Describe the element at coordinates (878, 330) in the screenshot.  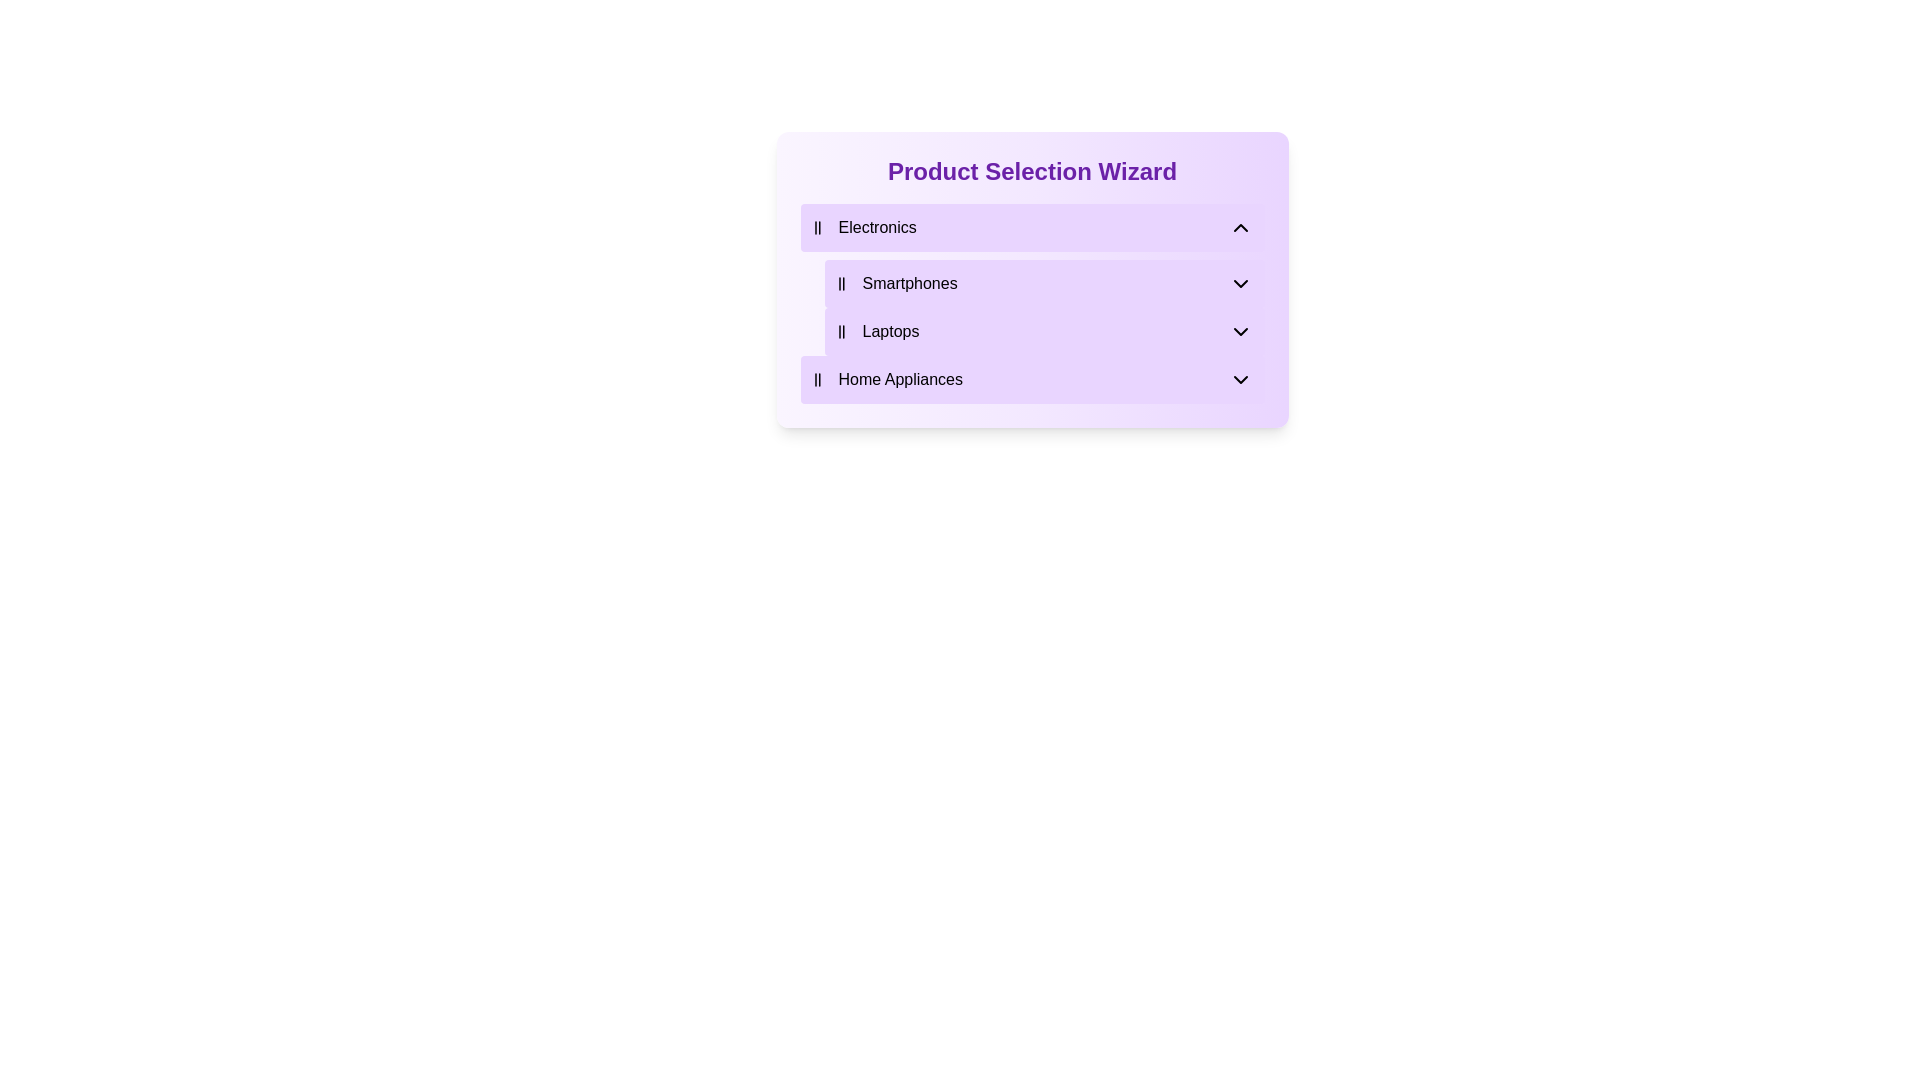
I see `the 'Laptops' text label, which is a selectable category title within the 'Product Selection Wizard' for navigating the electronics section` at that location.